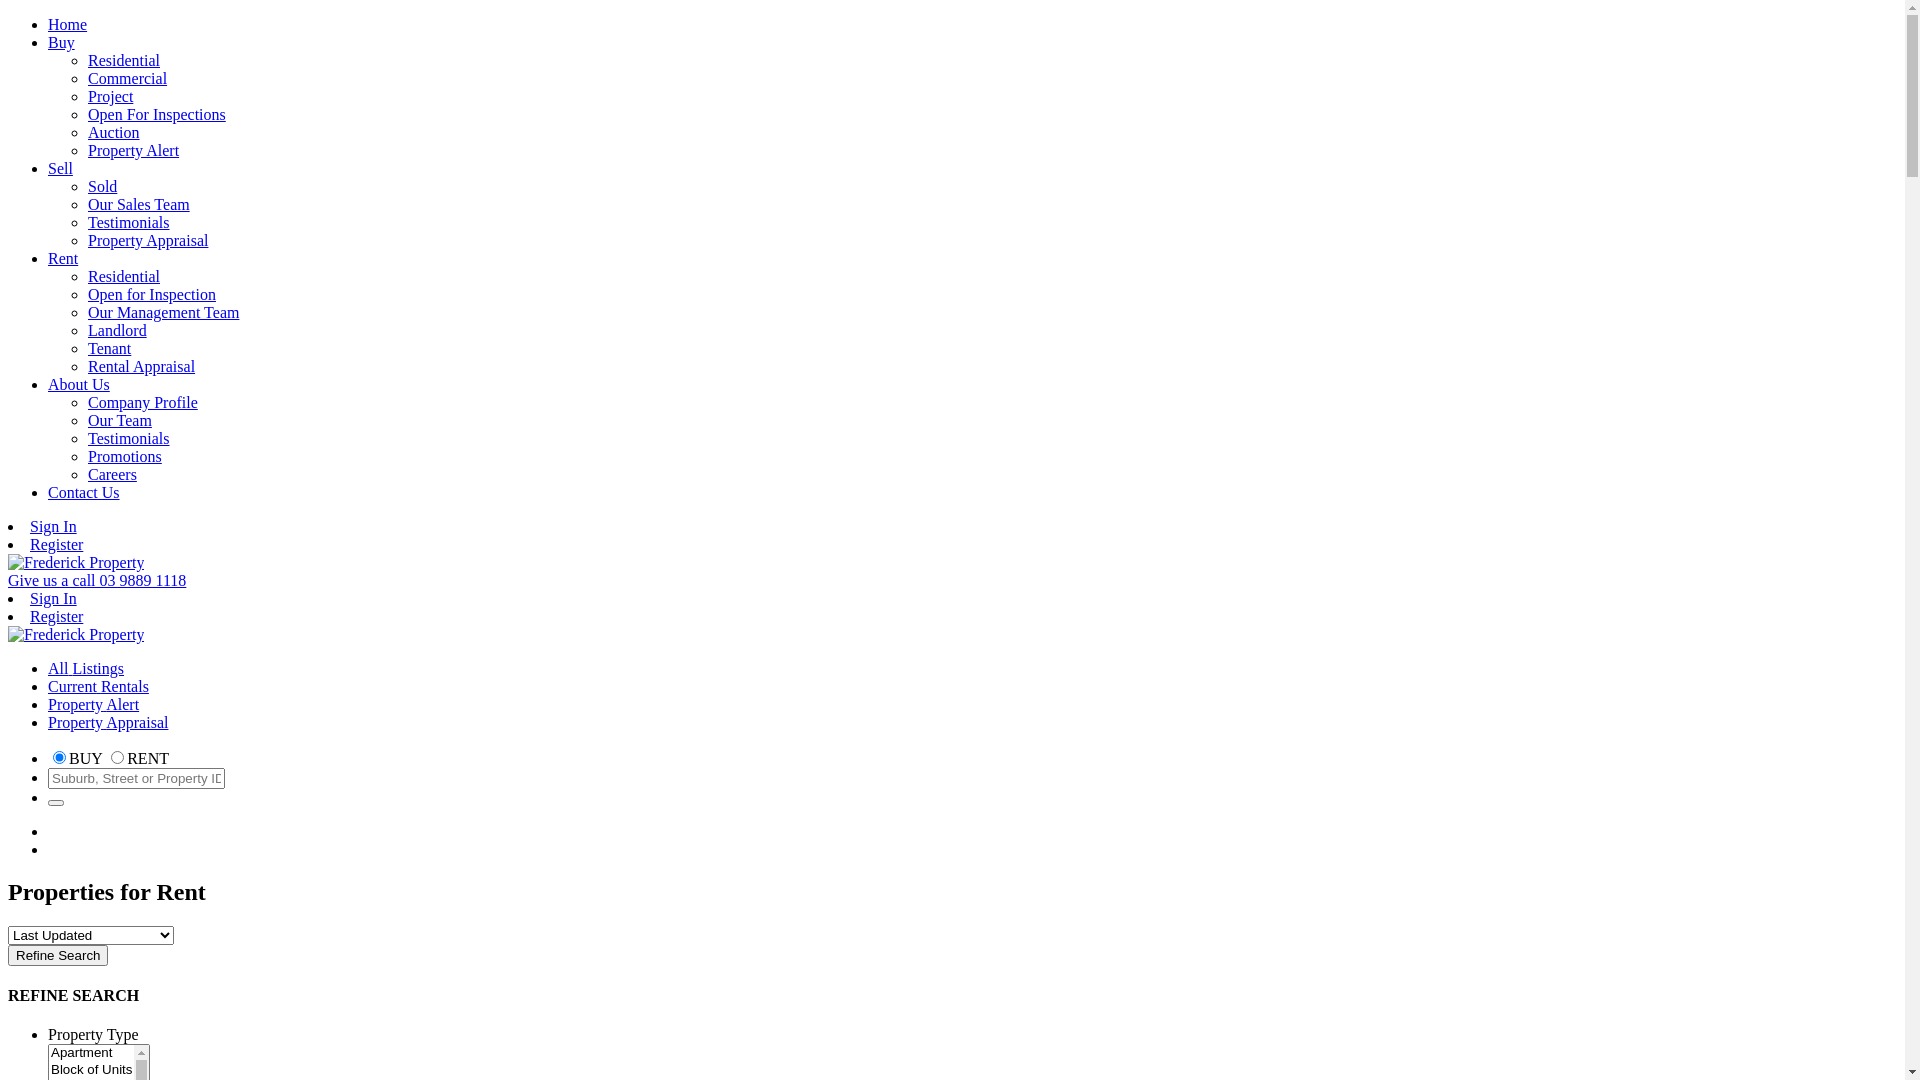 Image resolution: width=1920 pixels, height=1080 pixels. What do you see at coordinates (138, 204) in the screenshot?
I see `'Our Sales Team'` at bounding box center [138, 204].